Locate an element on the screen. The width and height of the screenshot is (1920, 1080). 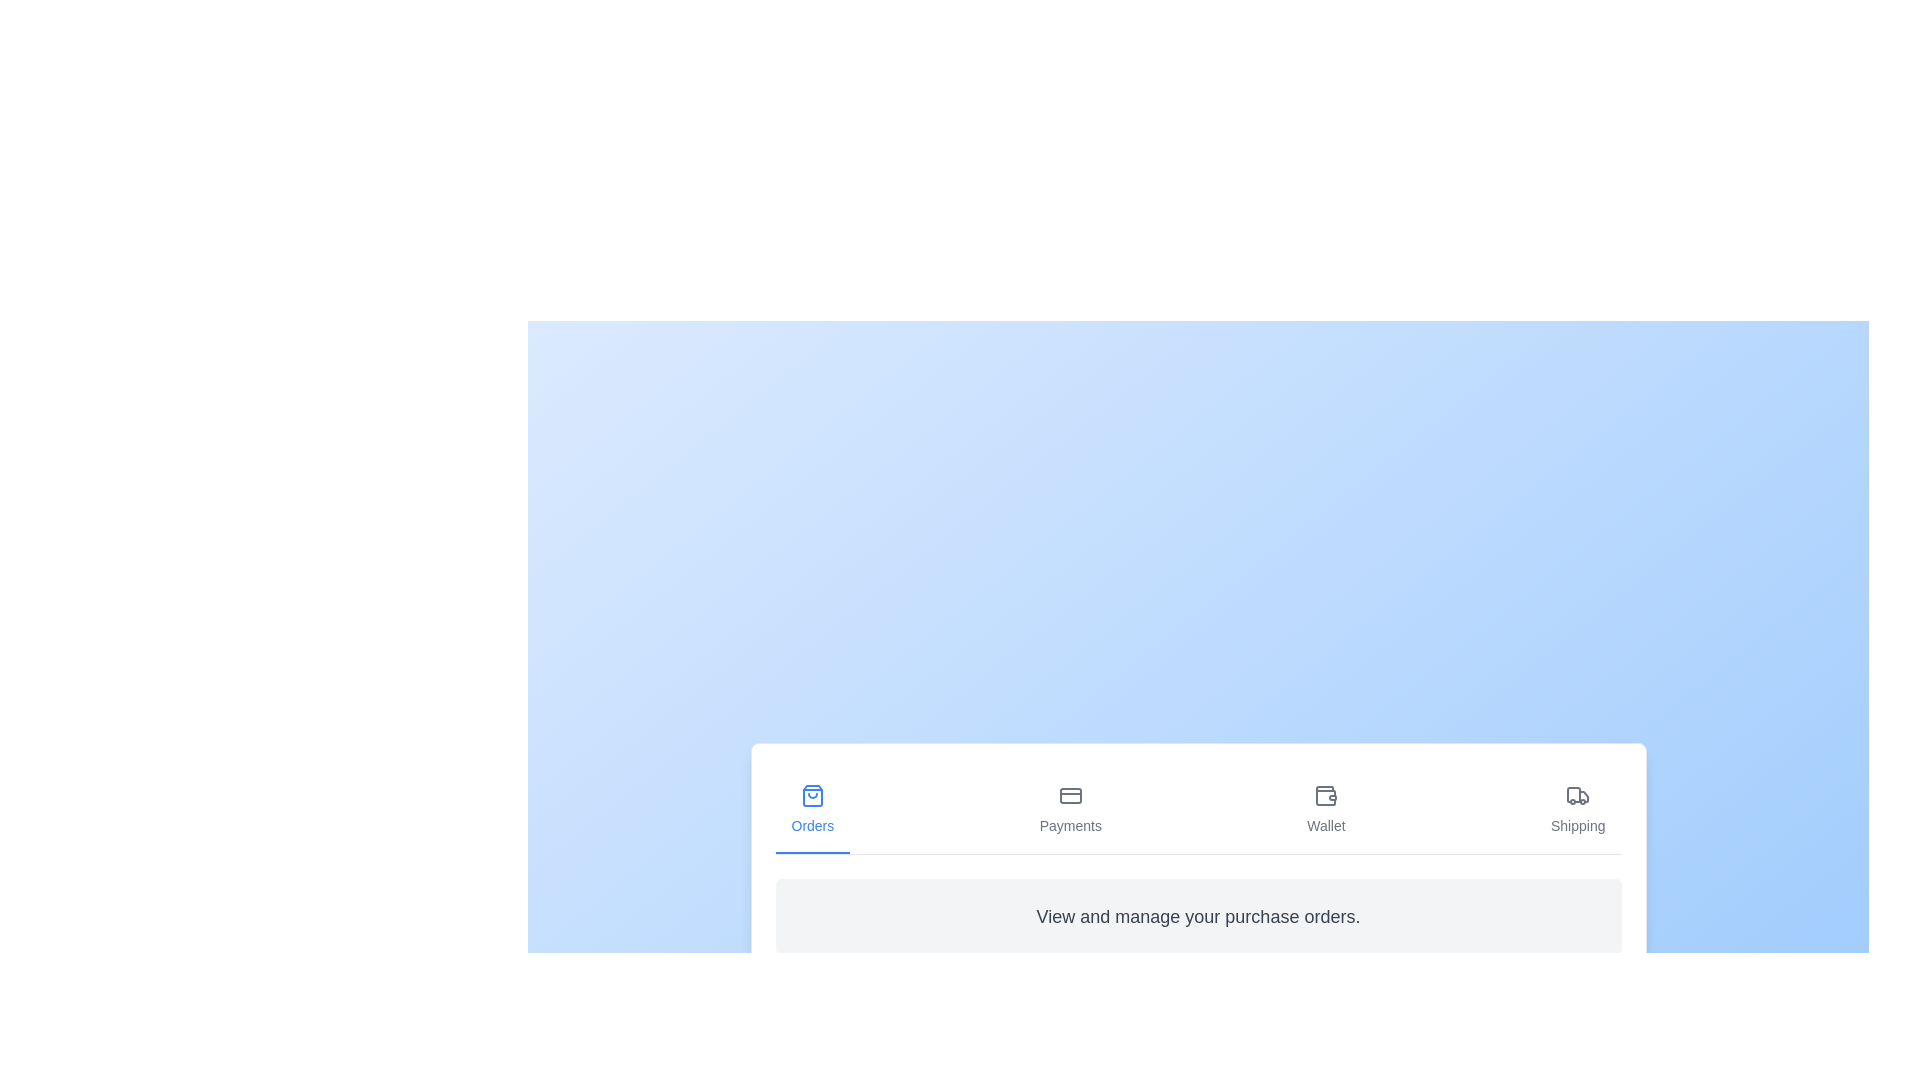
the 'Payments' button located in the header area is located at coordinates (1069, 810).